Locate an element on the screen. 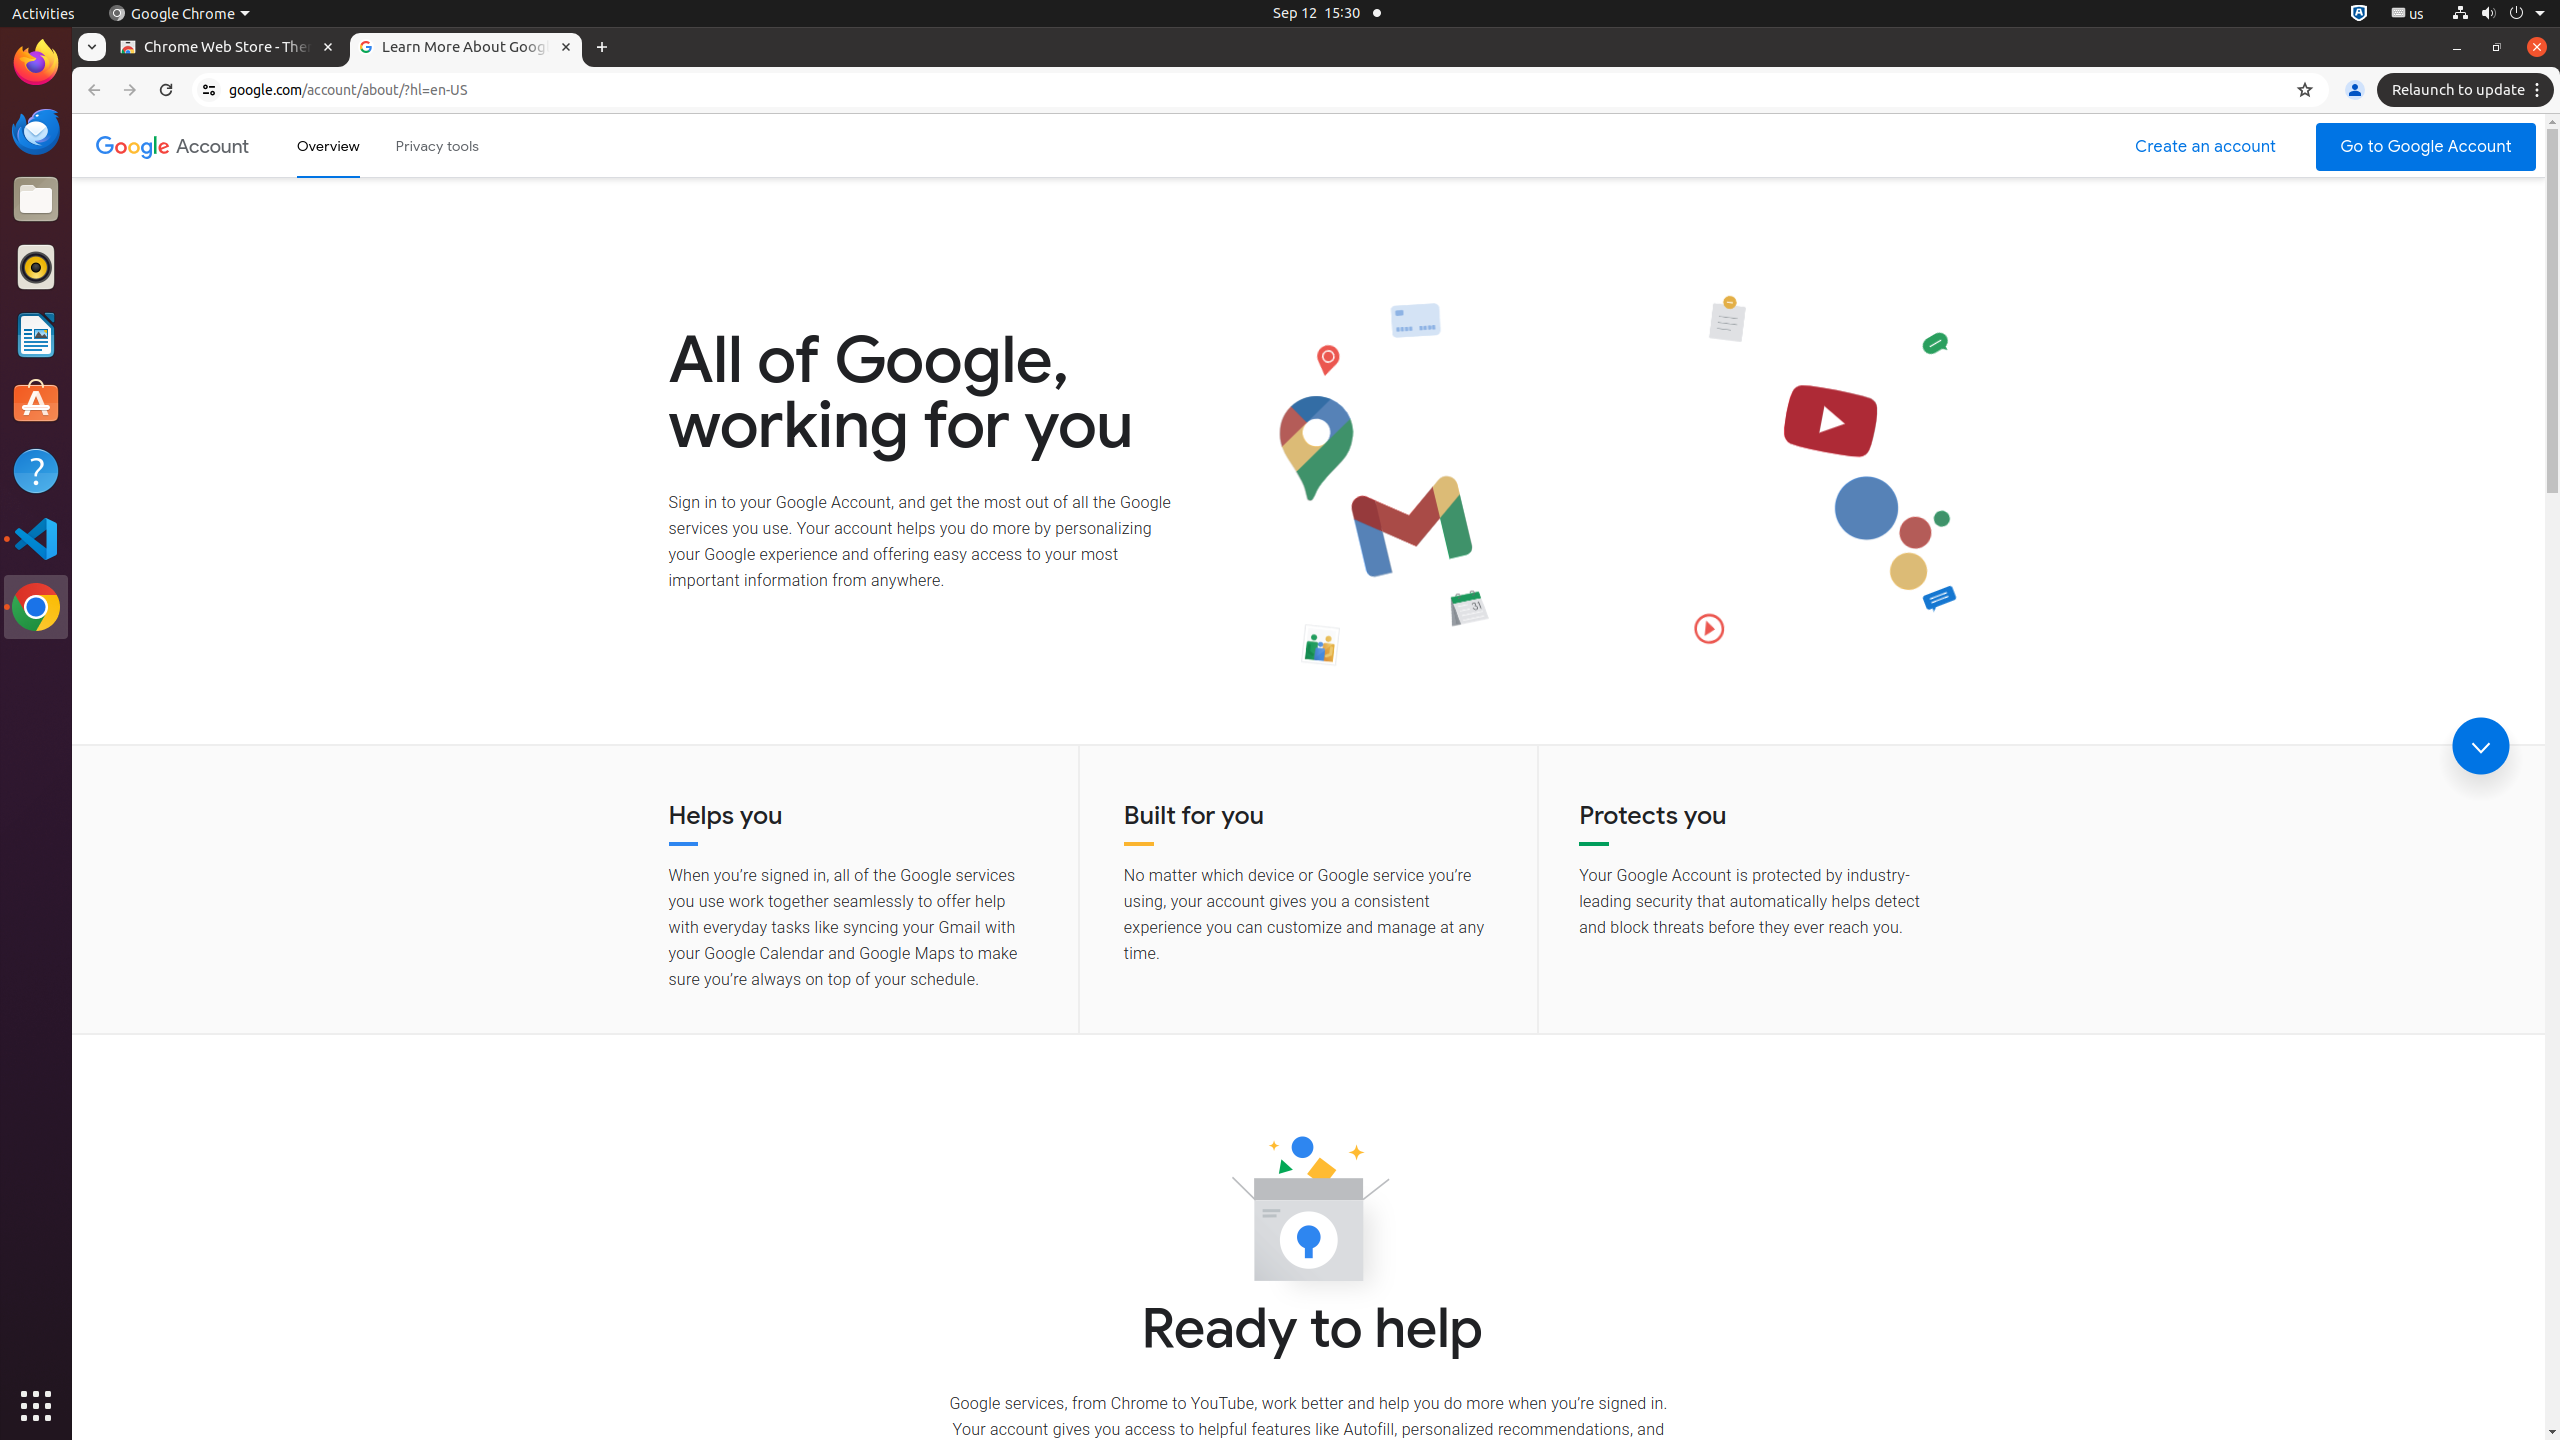 This screenshot has width=2560, height=1440. 'System' is located at coordinates (2498, 12).